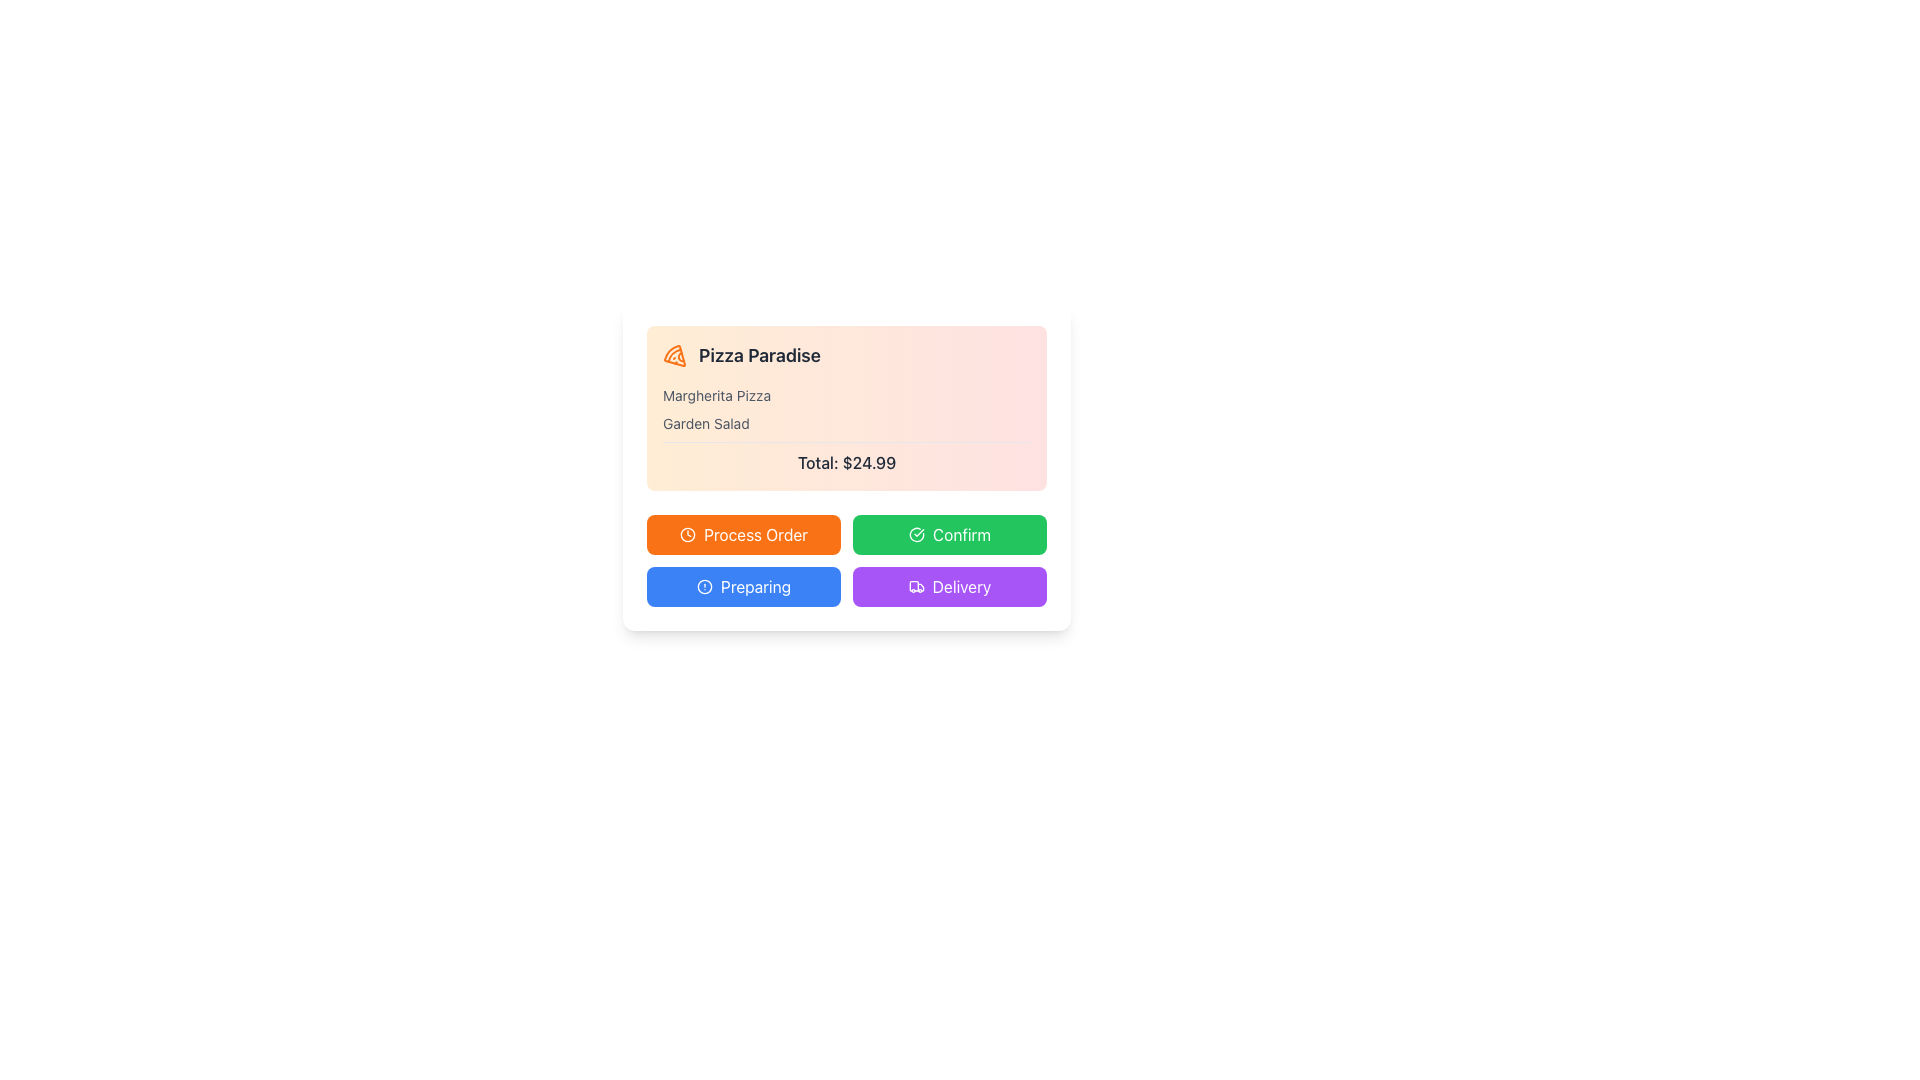 The height and width of the screenshot is (1080, 1920). What do you see at coordinates (743, 585) in the screenshot?
I see `the blue rectangular button labeled 'Preparing' with an alert icon` at bounding box center [743, 585].